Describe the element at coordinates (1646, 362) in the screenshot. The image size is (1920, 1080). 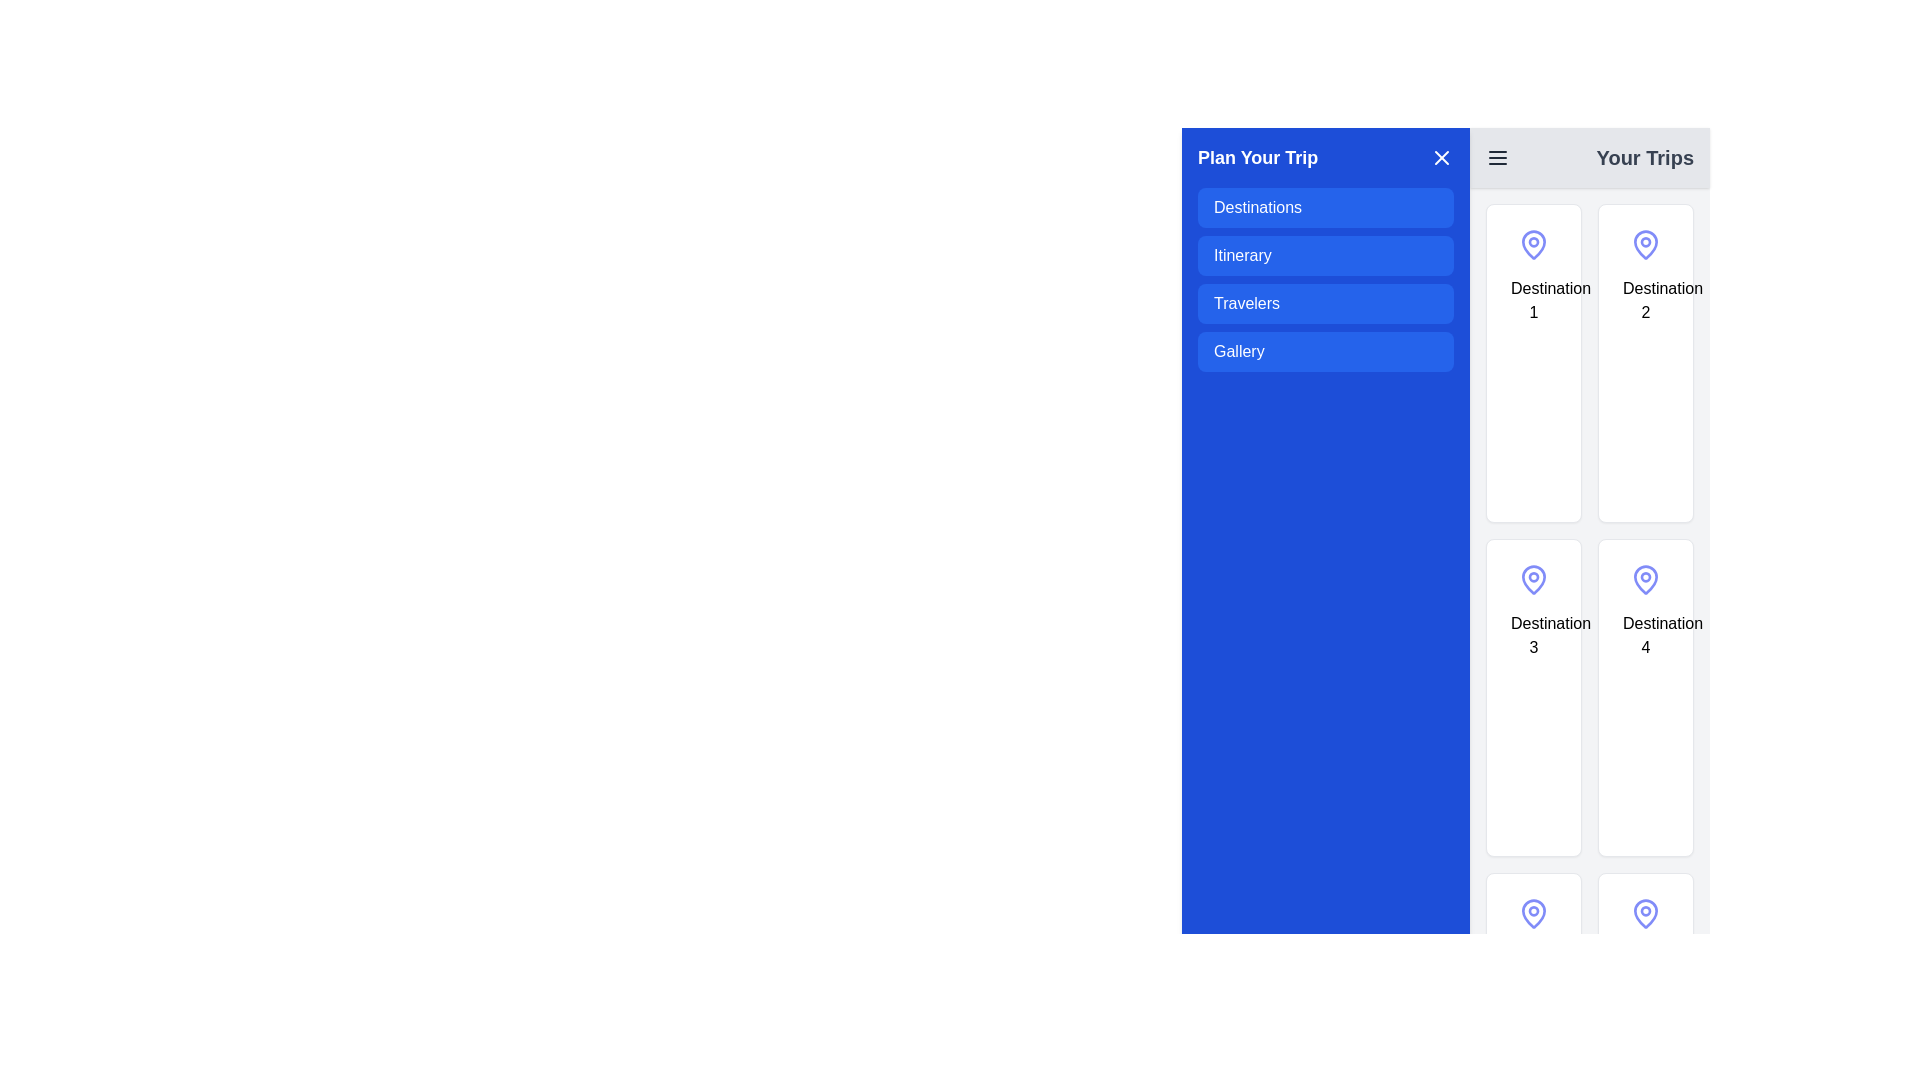
I see `the second selectable card labeled 'Destination 2' in the 'Your Trips' panel` at that location.